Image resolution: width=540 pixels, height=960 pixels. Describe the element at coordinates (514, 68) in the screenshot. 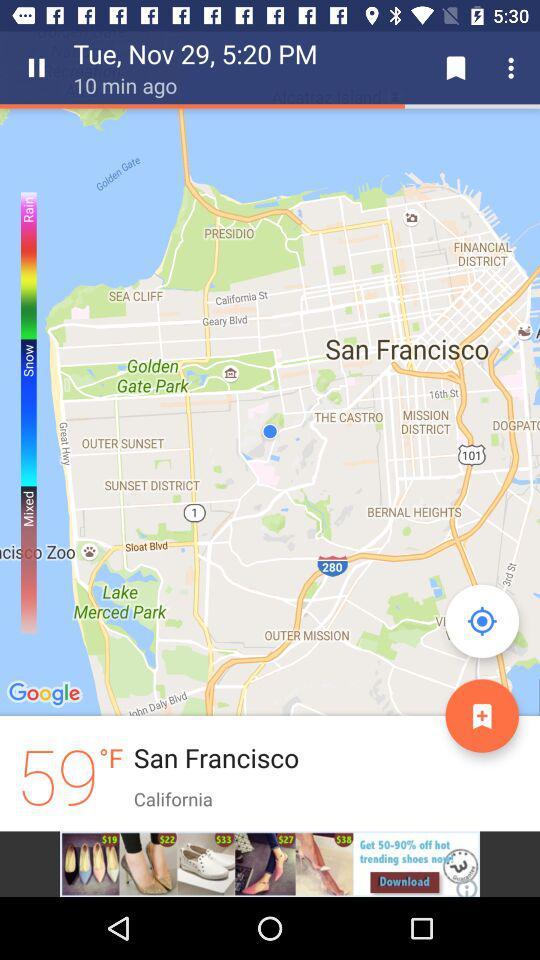

I see `more options icon` at that location.